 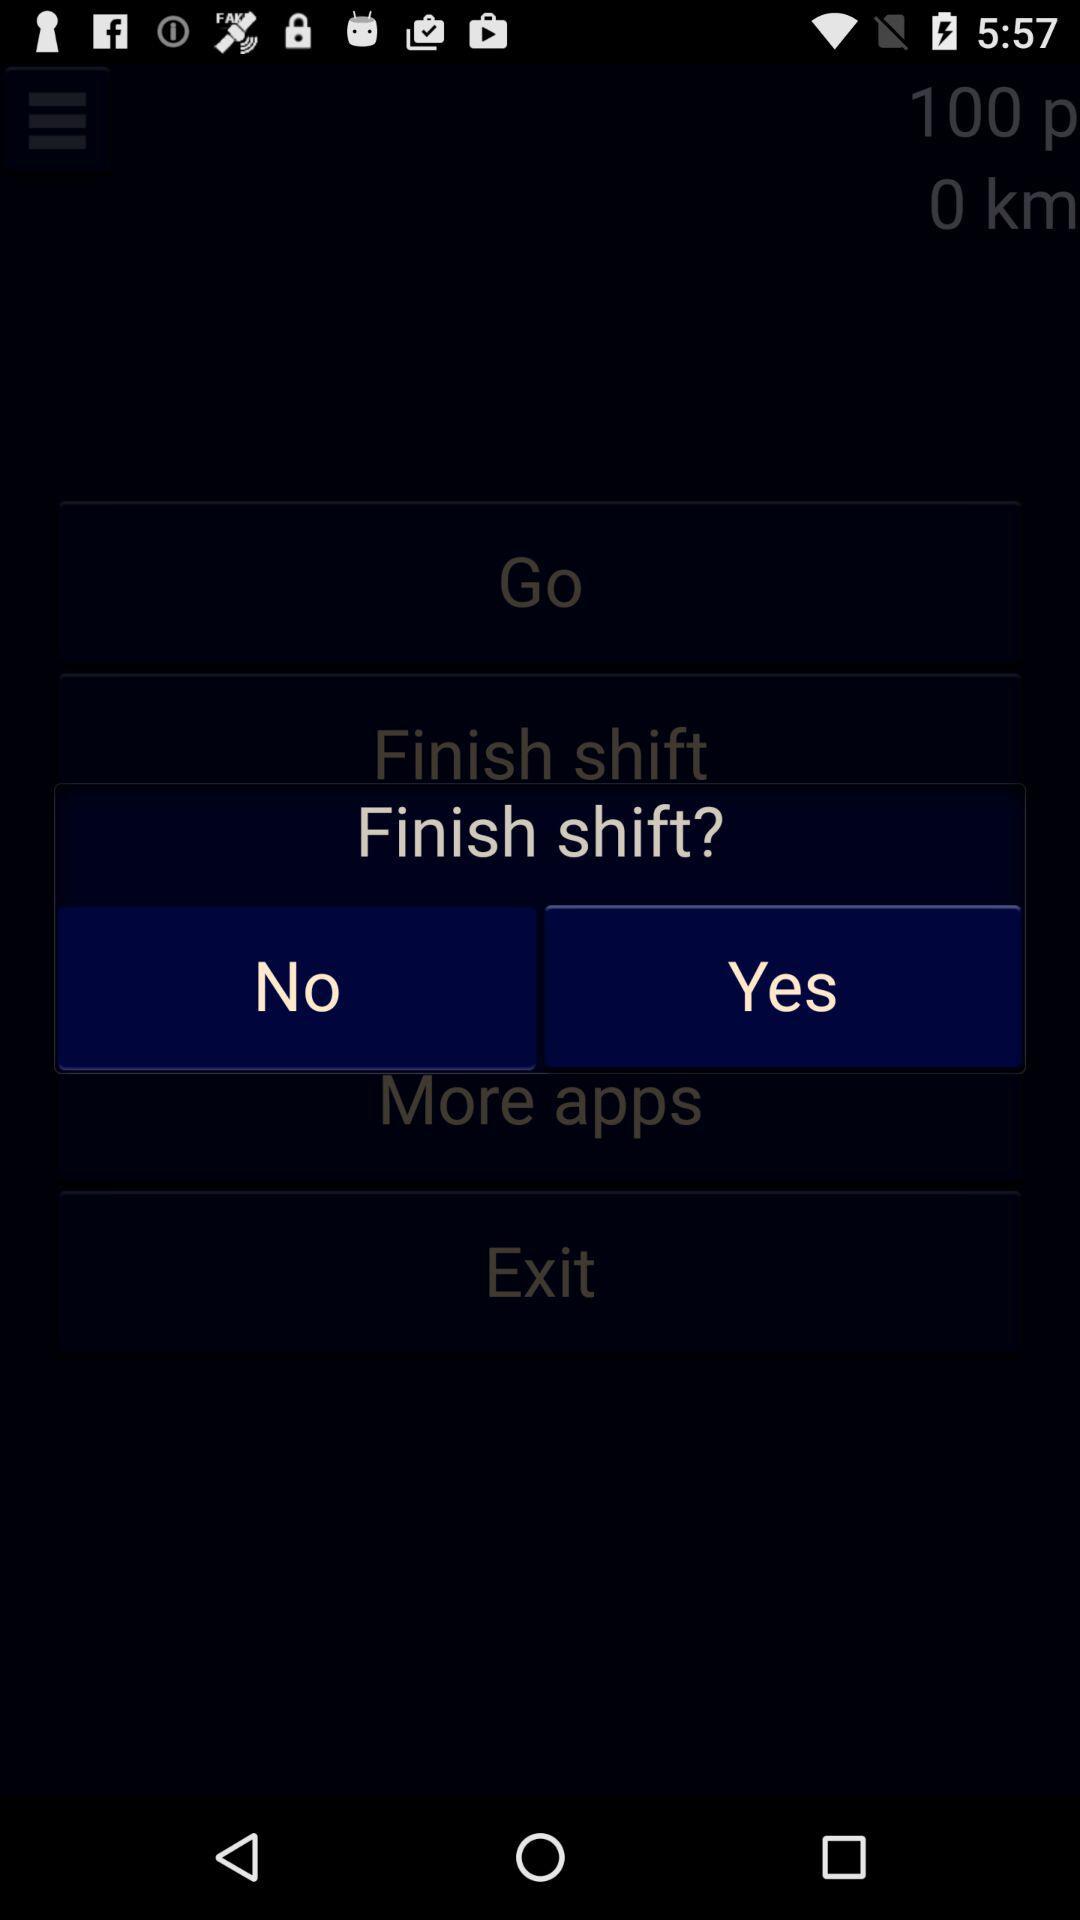 What do you see at coordinates (782, 987) in the screenshot?
I see `the yes app` at bounding box center [782, 987].